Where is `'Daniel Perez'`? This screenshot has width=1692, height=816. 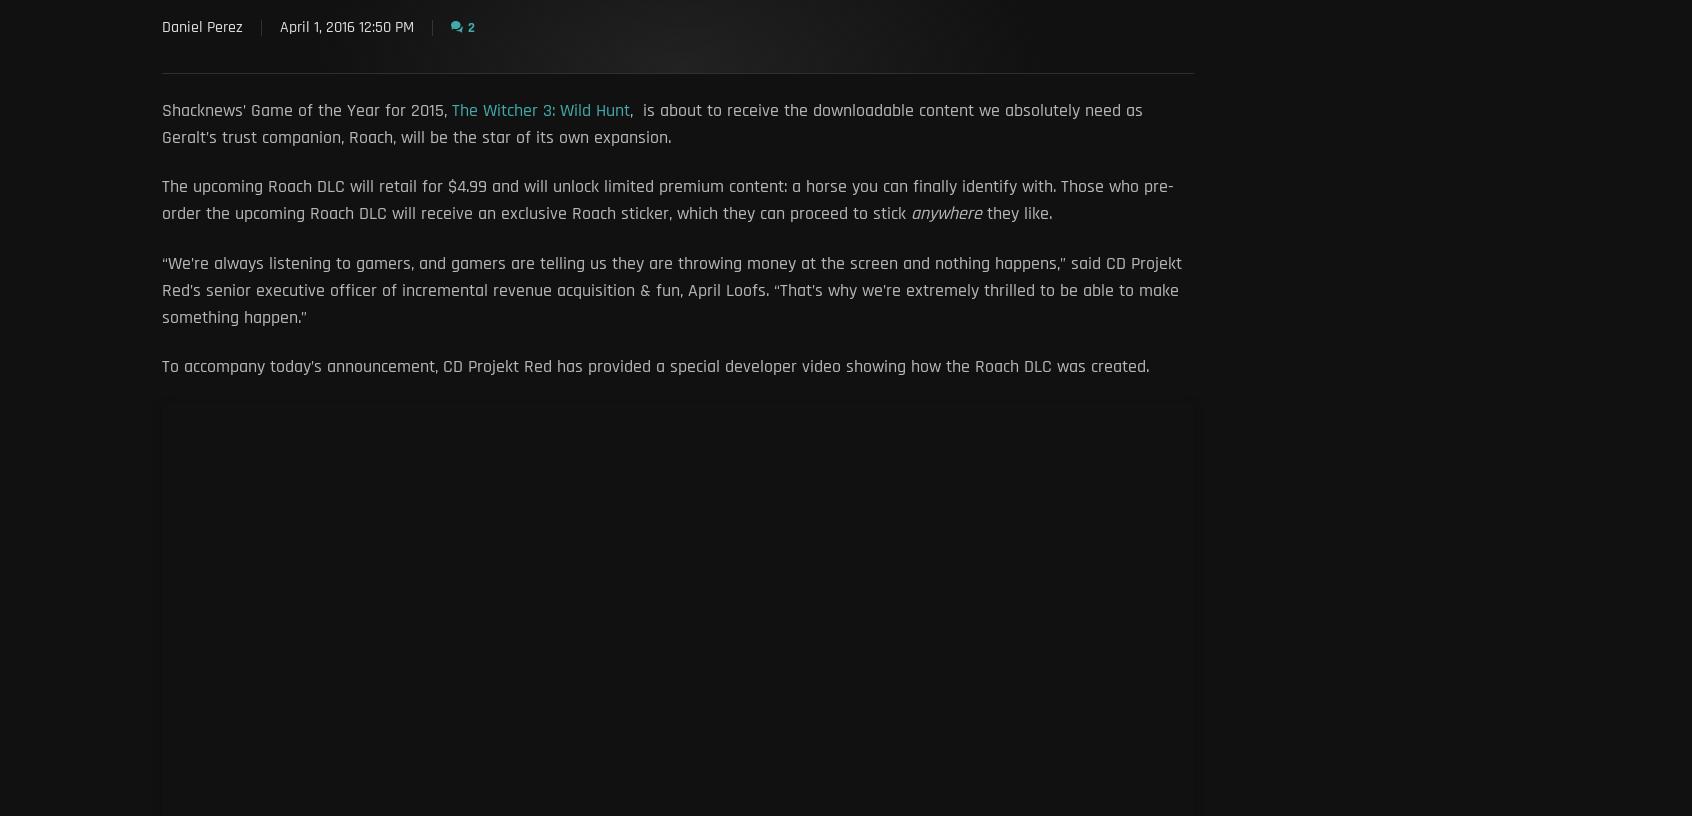 'Daniel Perez' is located at coordinates (160, 26).